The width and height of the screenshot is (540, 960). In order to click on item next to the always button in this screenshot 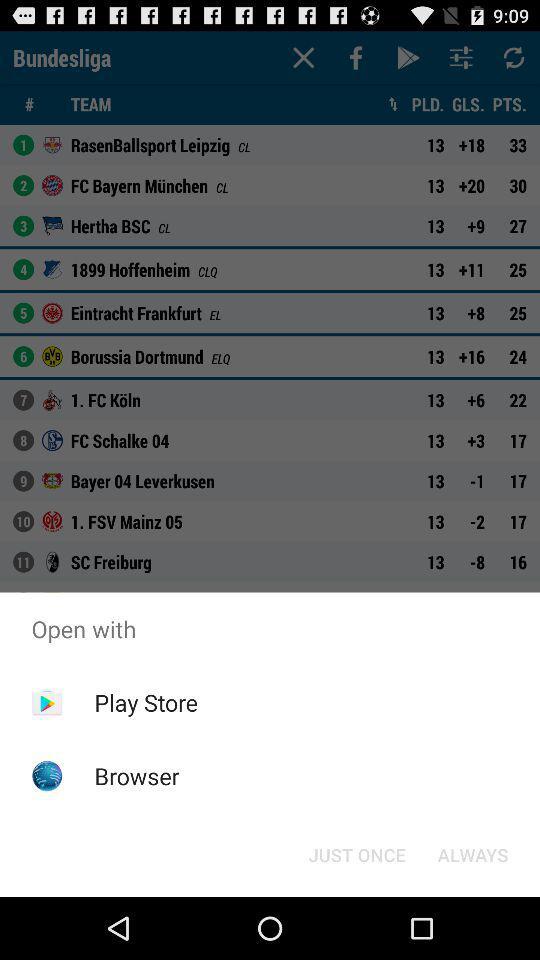, I will do `click(356, 853)`.